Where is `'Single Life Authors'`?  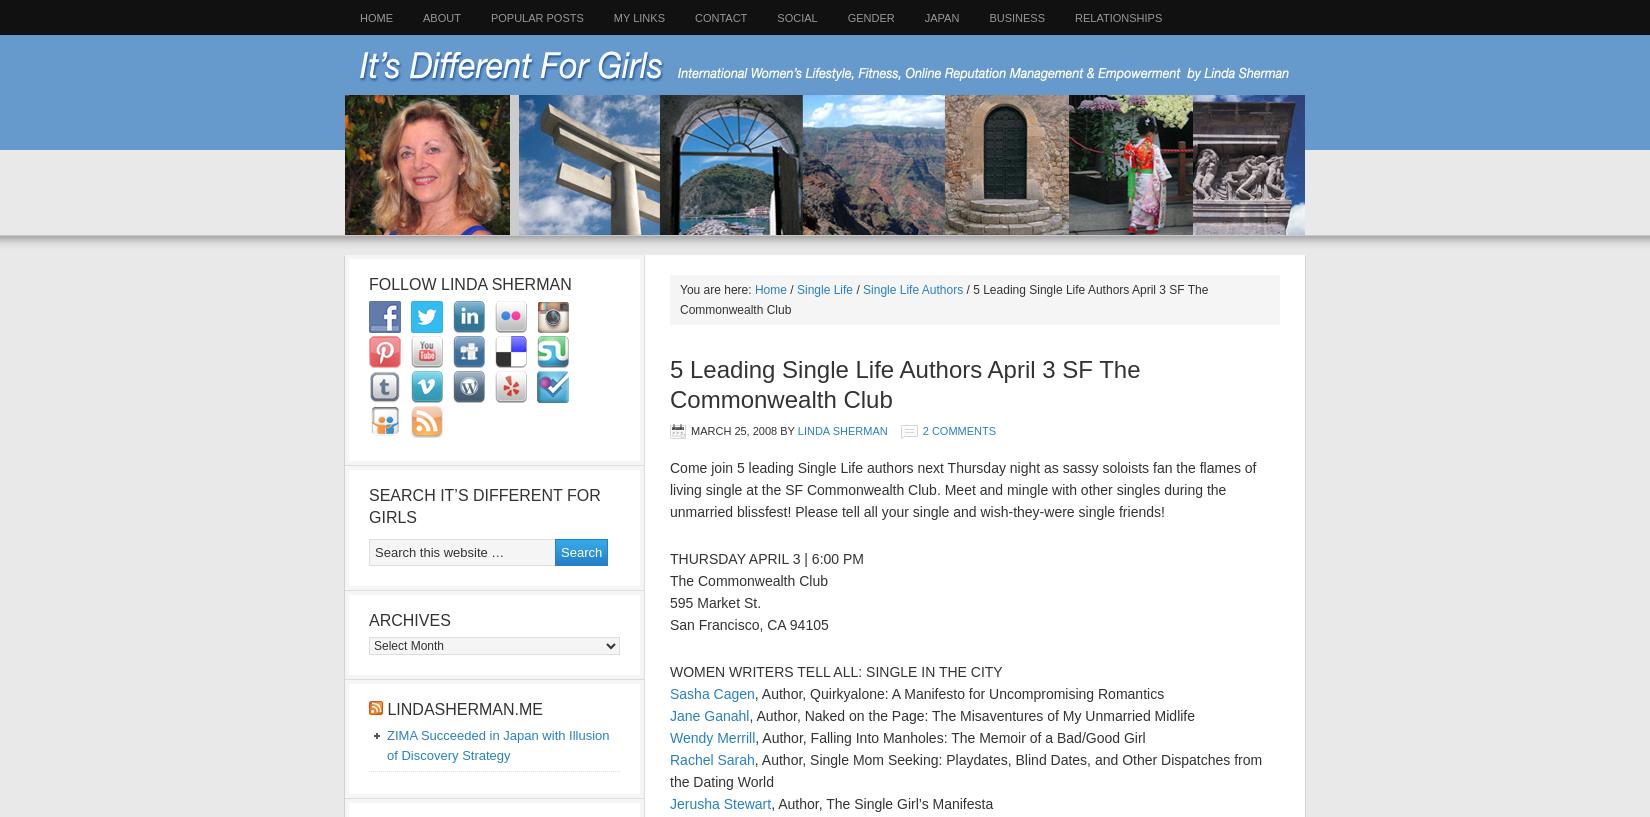
'Single Life Authors' is located at coordinates (912, 290).